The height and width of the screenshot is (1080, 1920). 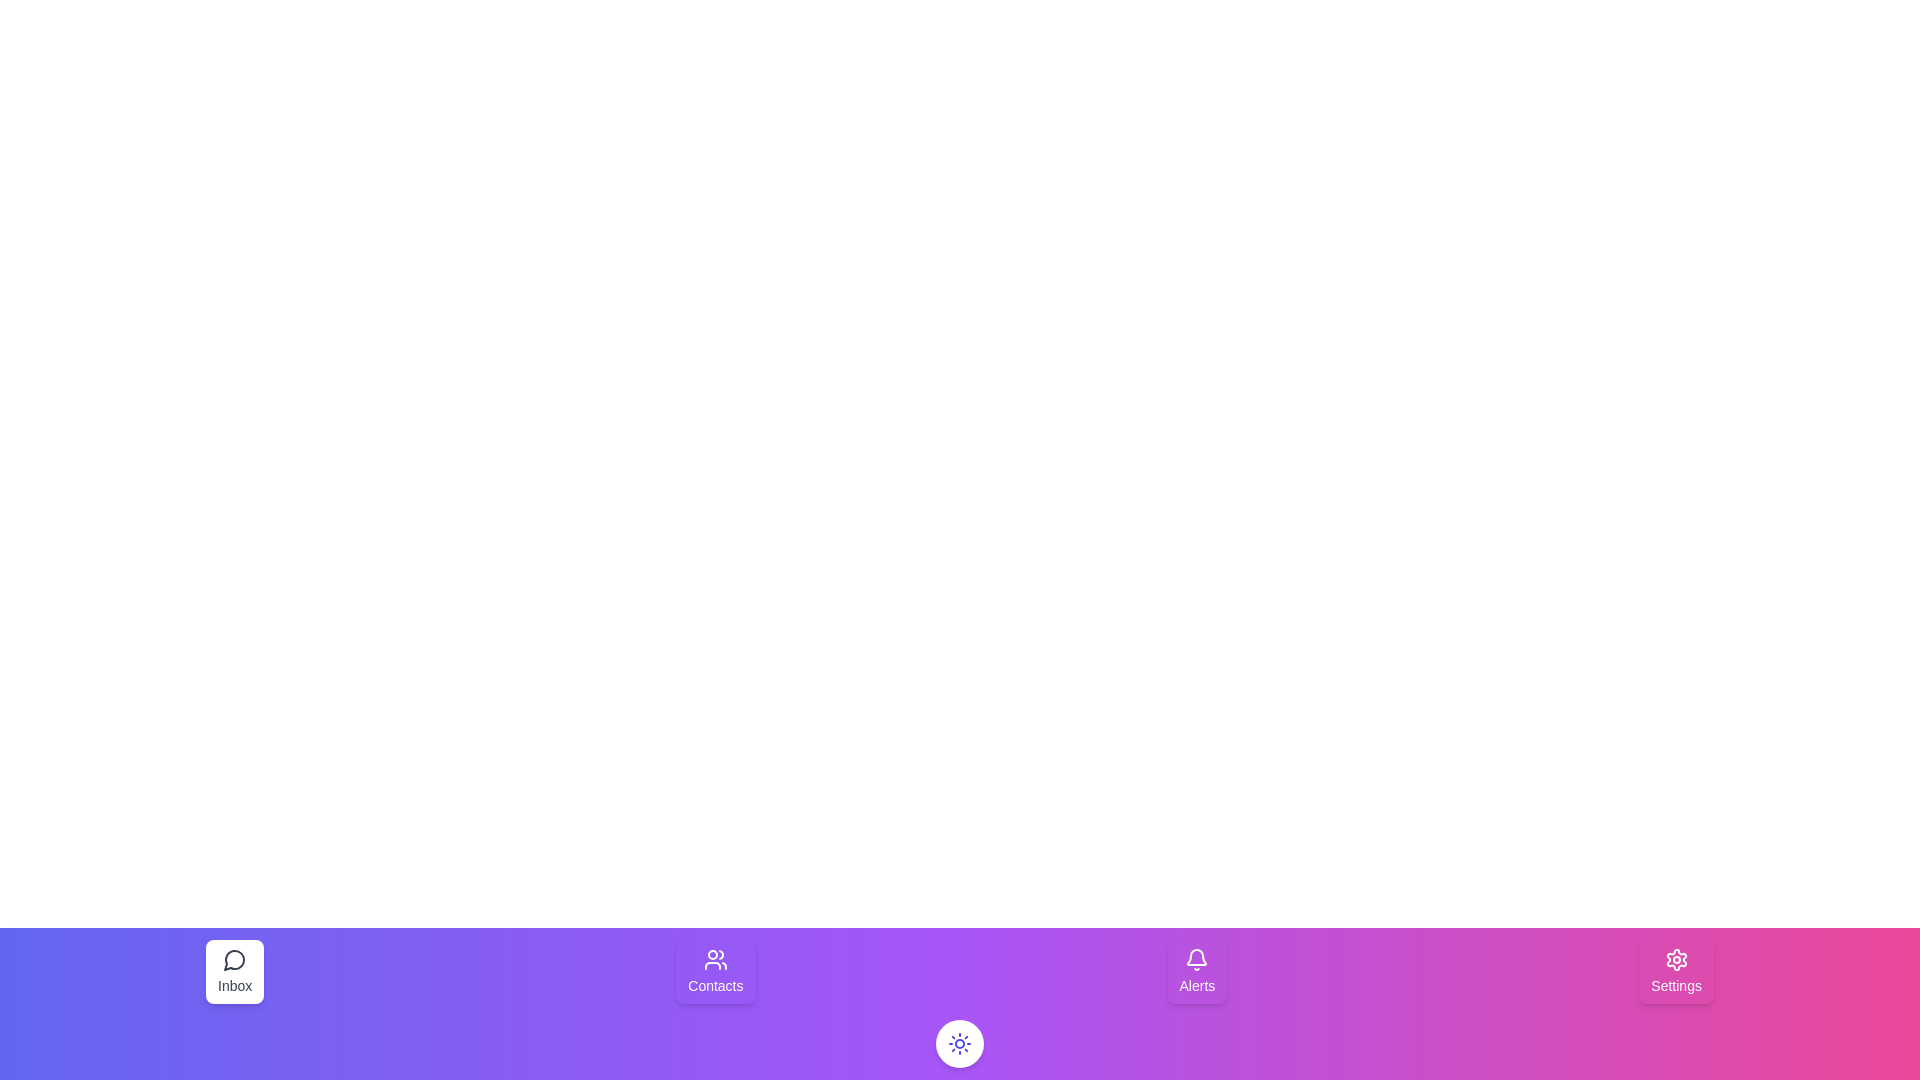 What do you see at coordinates (1196, 971) in the screenshot?
I see `the navigation item Alerts to select it` at bounding box center [1196, 971].